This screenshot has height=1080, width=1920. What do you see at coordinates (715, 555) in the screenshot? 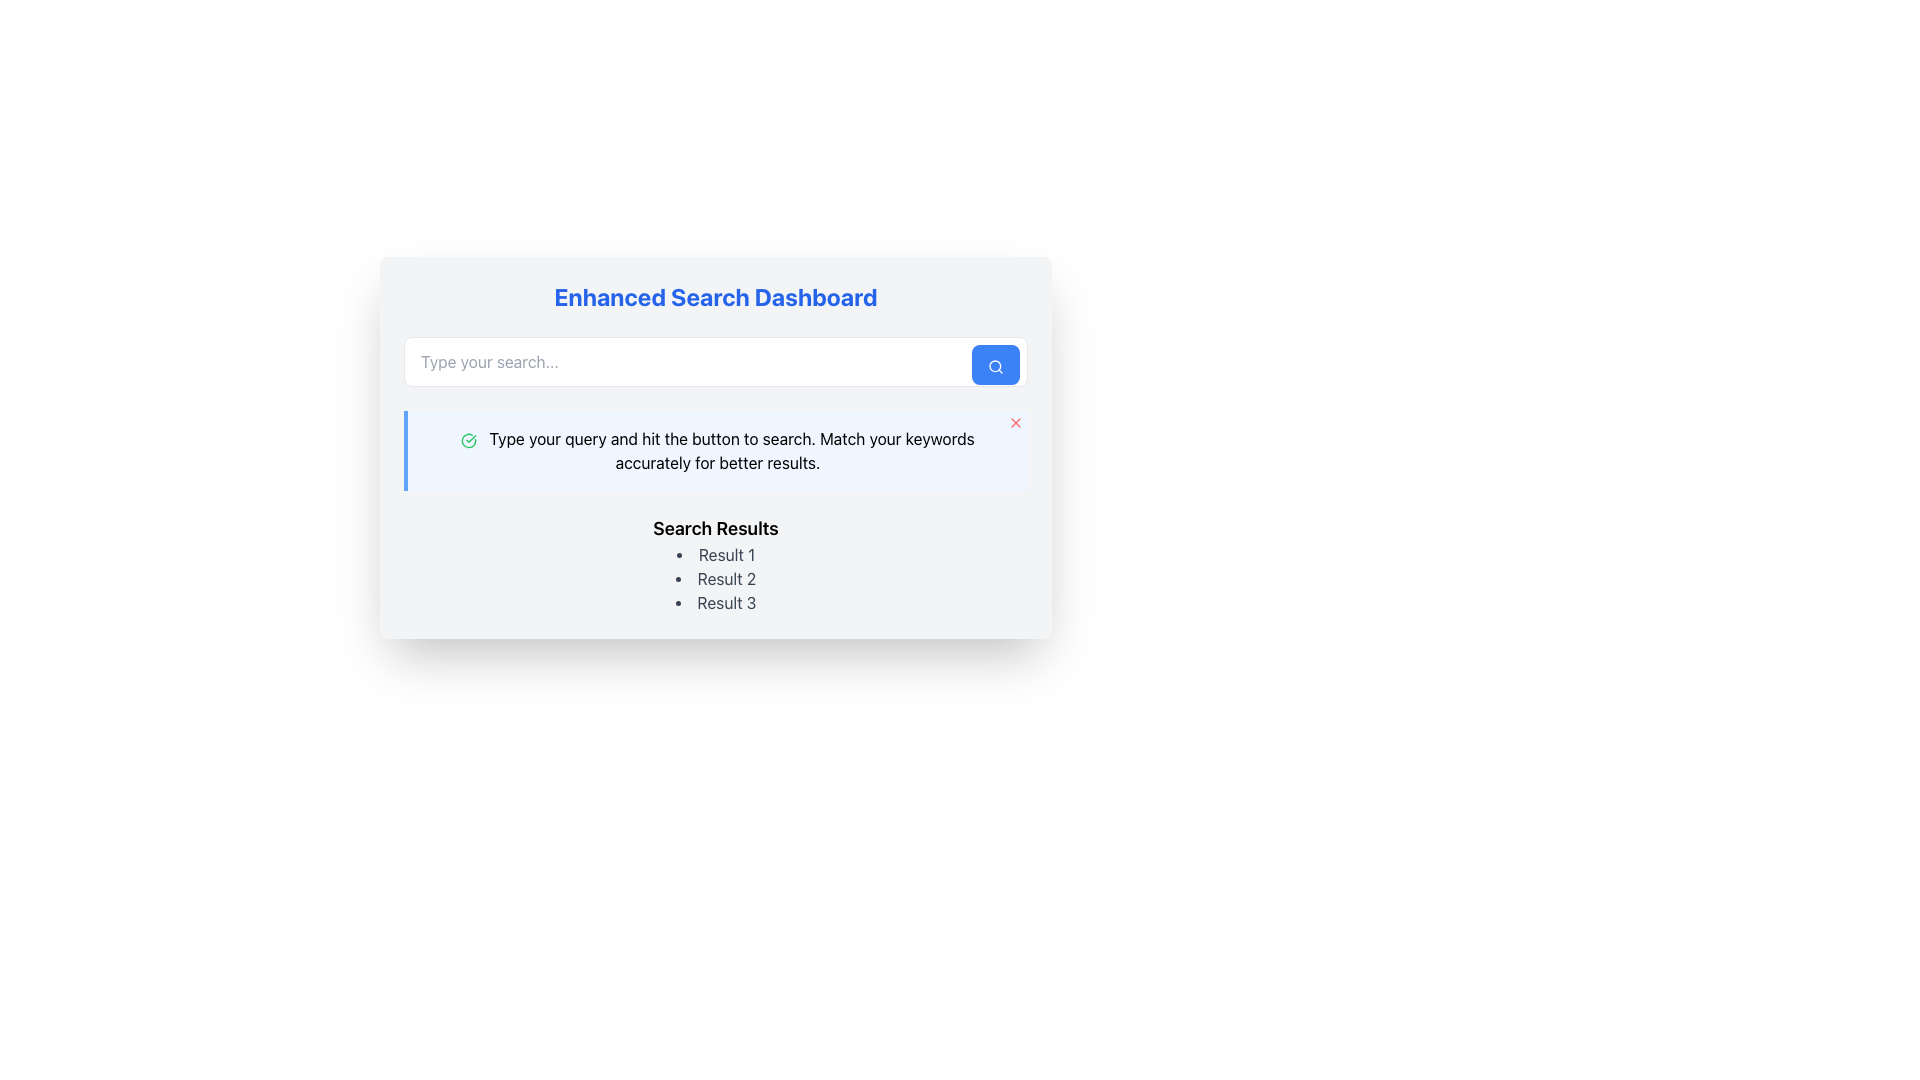
I see `the 'Result 1' text label in the bulleted list` at bounding box center [715, 555].